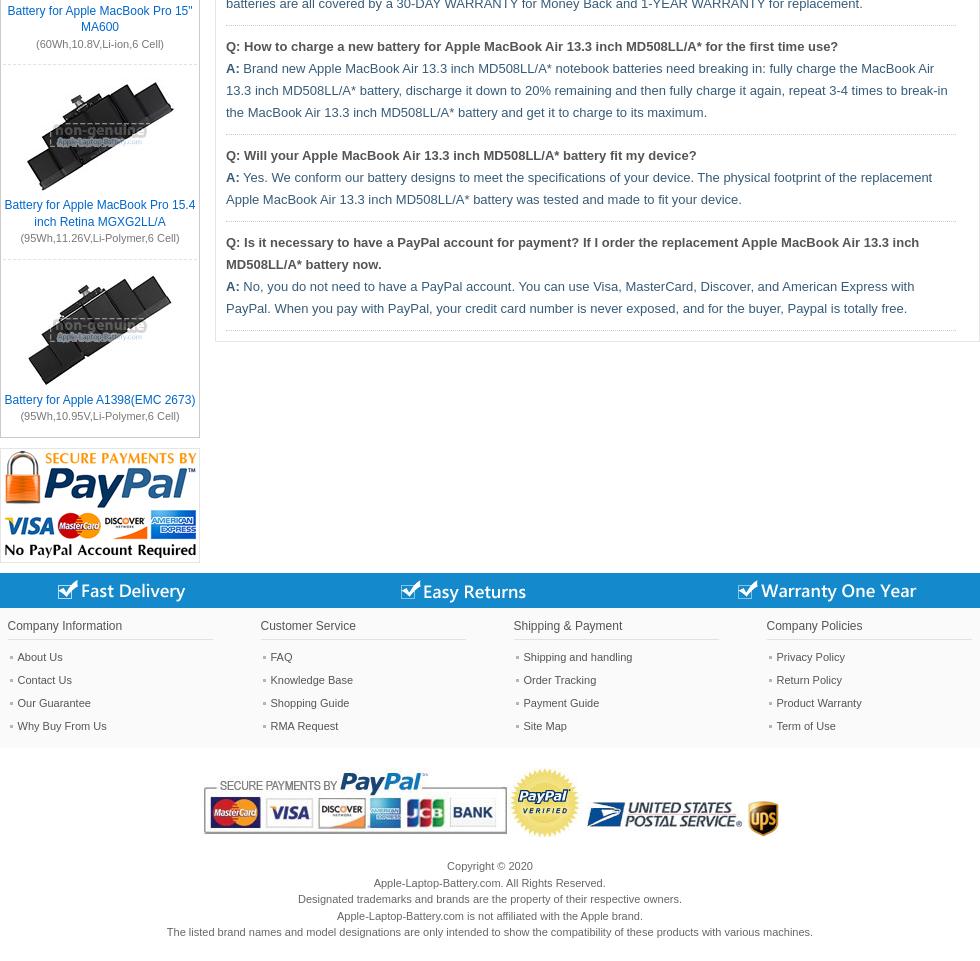 The width and height of the screenshot is (980, 961). What do you see at coordinates (519, 864) in the screenshot?
I see `'2020'` at bounding box center [519, 864].